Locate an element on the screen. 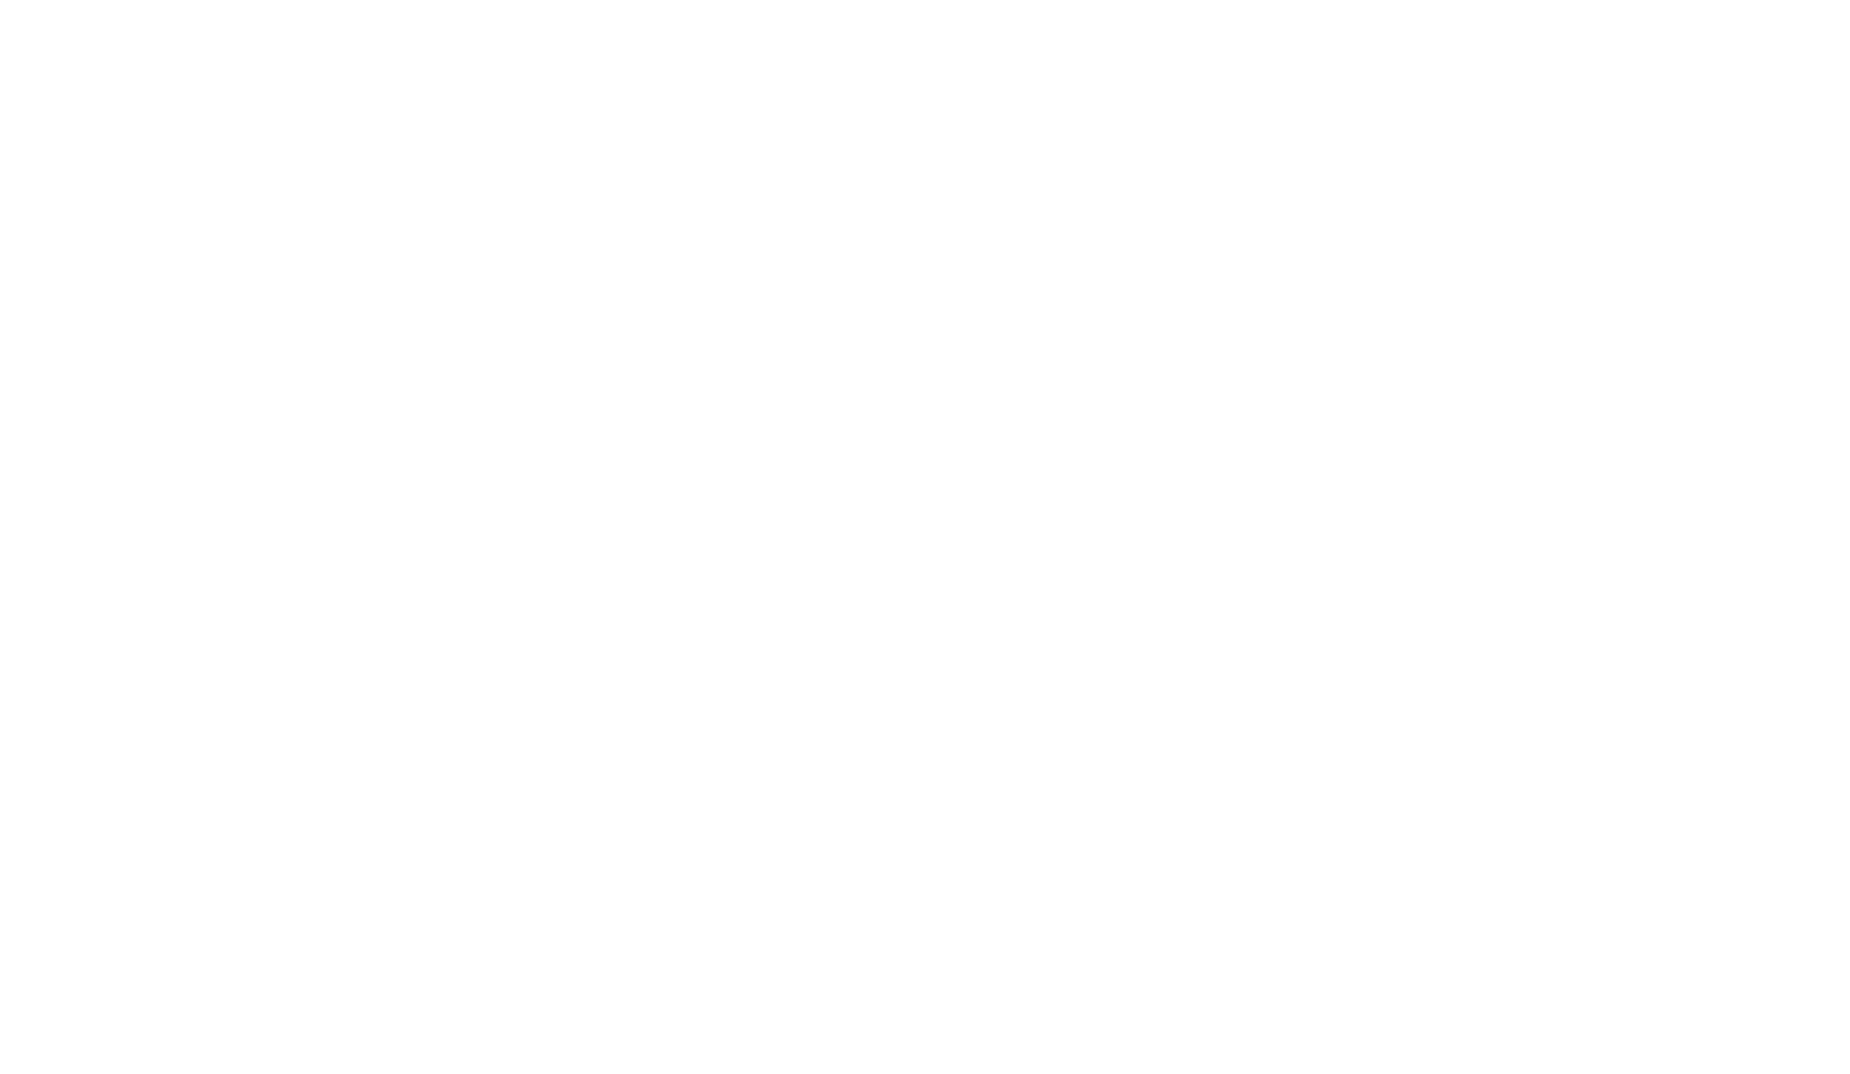  'Spotted par Eugénie 8' is located at coordinates (1403, 198).